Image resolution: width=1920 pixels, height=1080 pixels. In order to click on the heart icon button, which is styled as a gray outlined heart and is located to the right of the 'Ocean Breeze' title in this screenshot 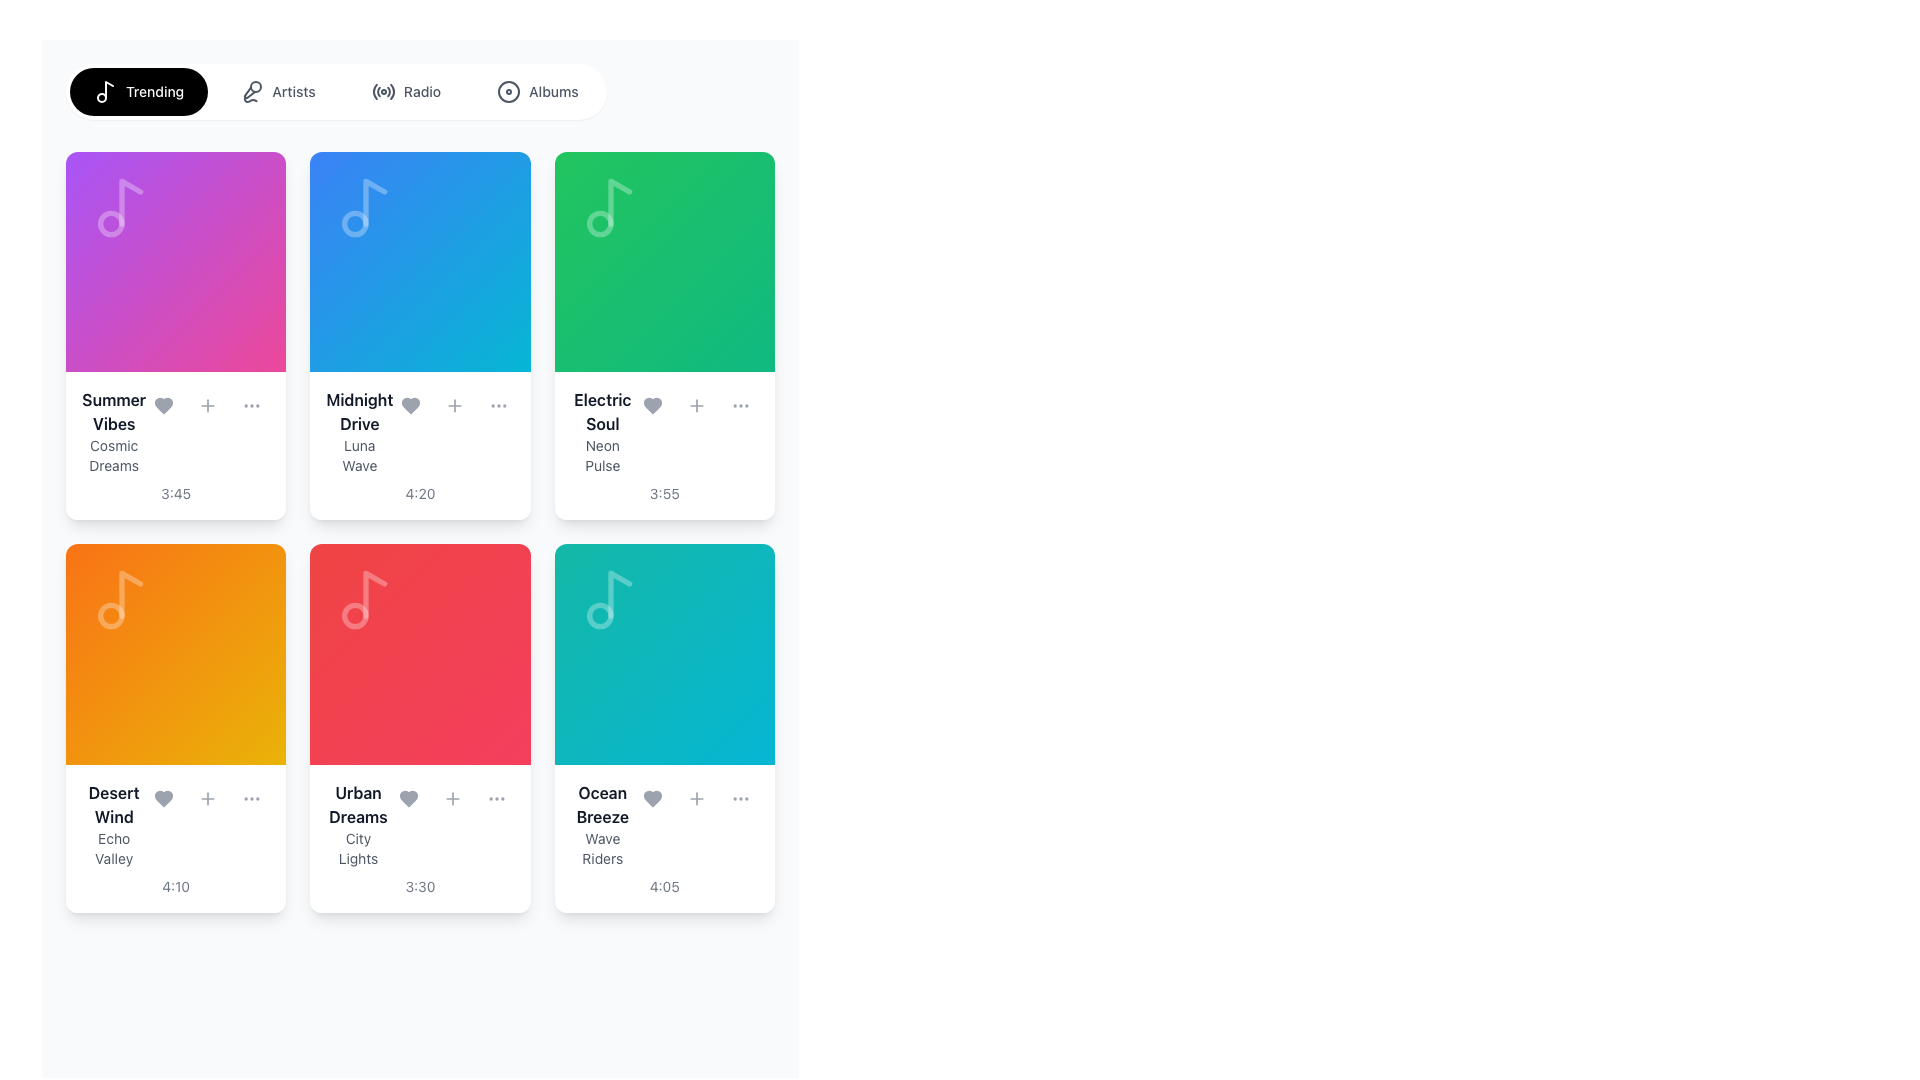, I will do `click(652, 797)`.